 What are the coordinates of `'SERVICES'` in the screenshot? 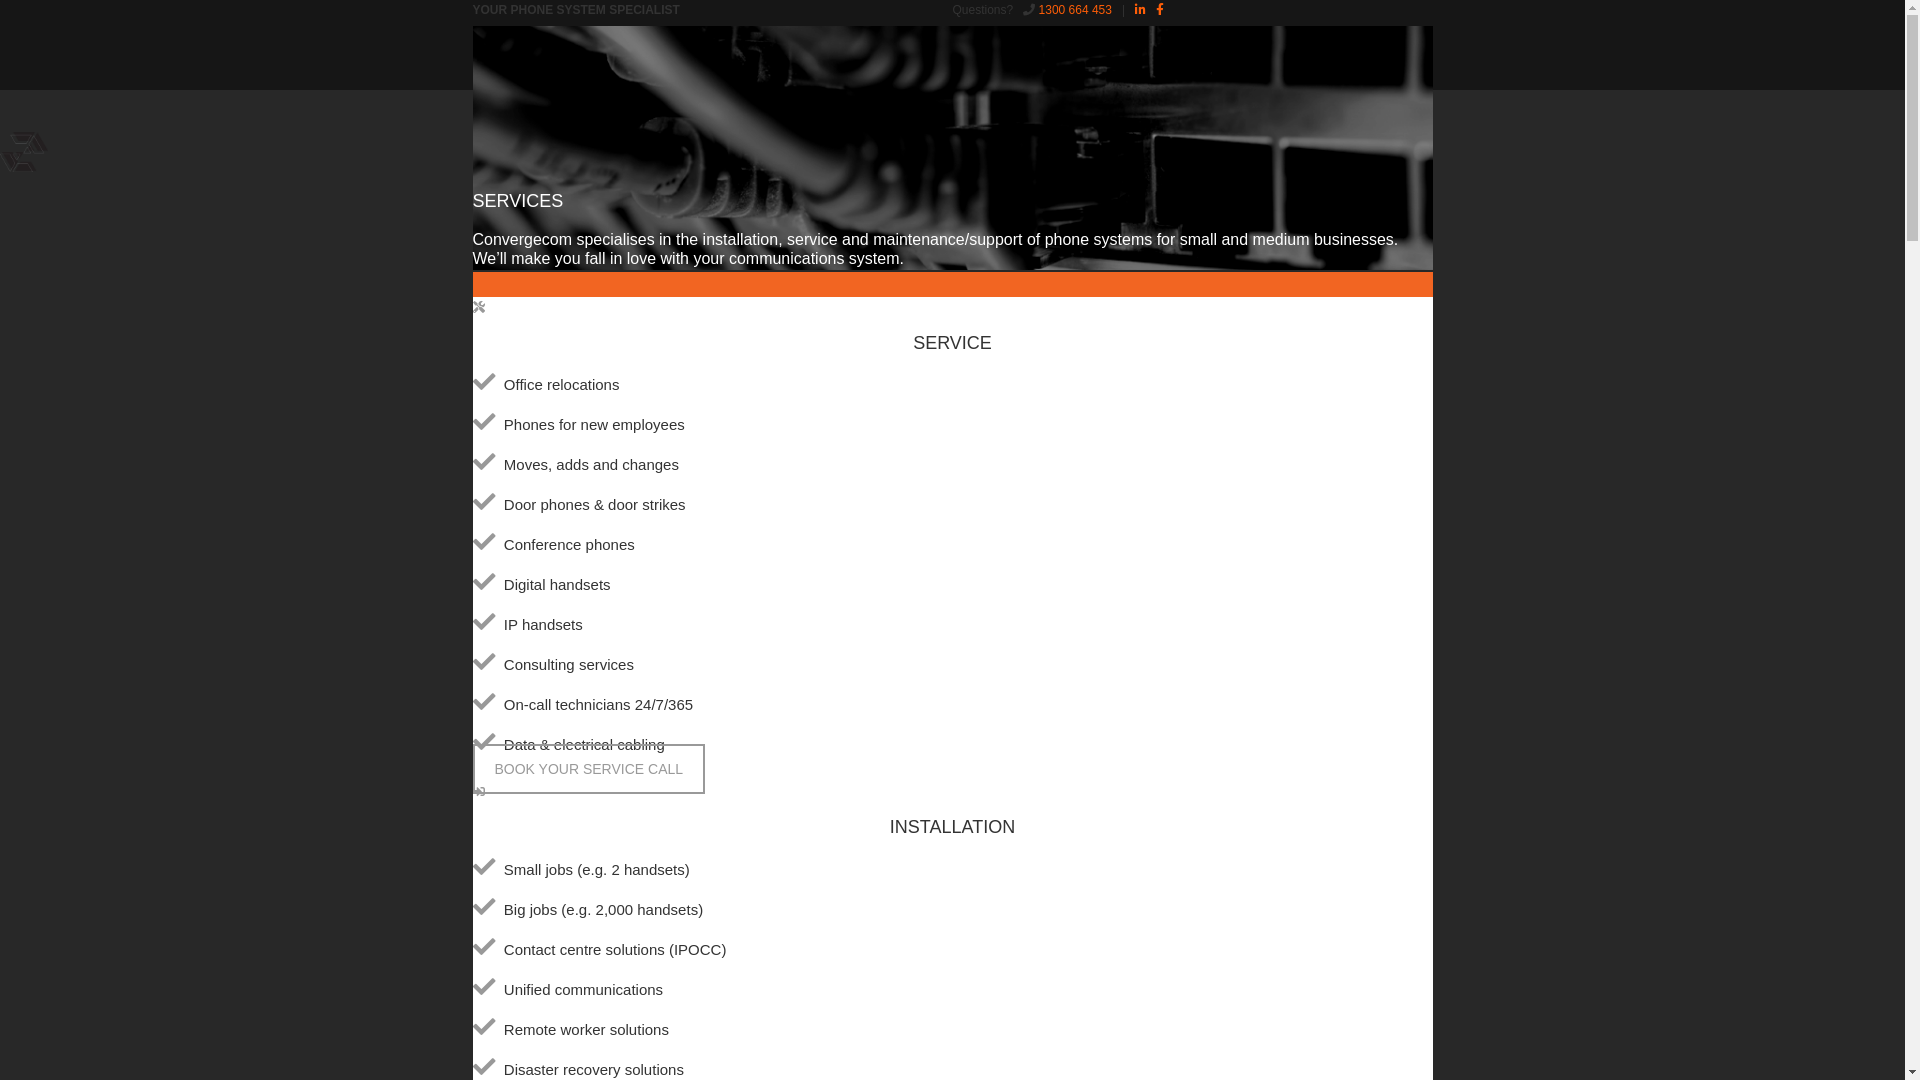 It's located at (597, 104).